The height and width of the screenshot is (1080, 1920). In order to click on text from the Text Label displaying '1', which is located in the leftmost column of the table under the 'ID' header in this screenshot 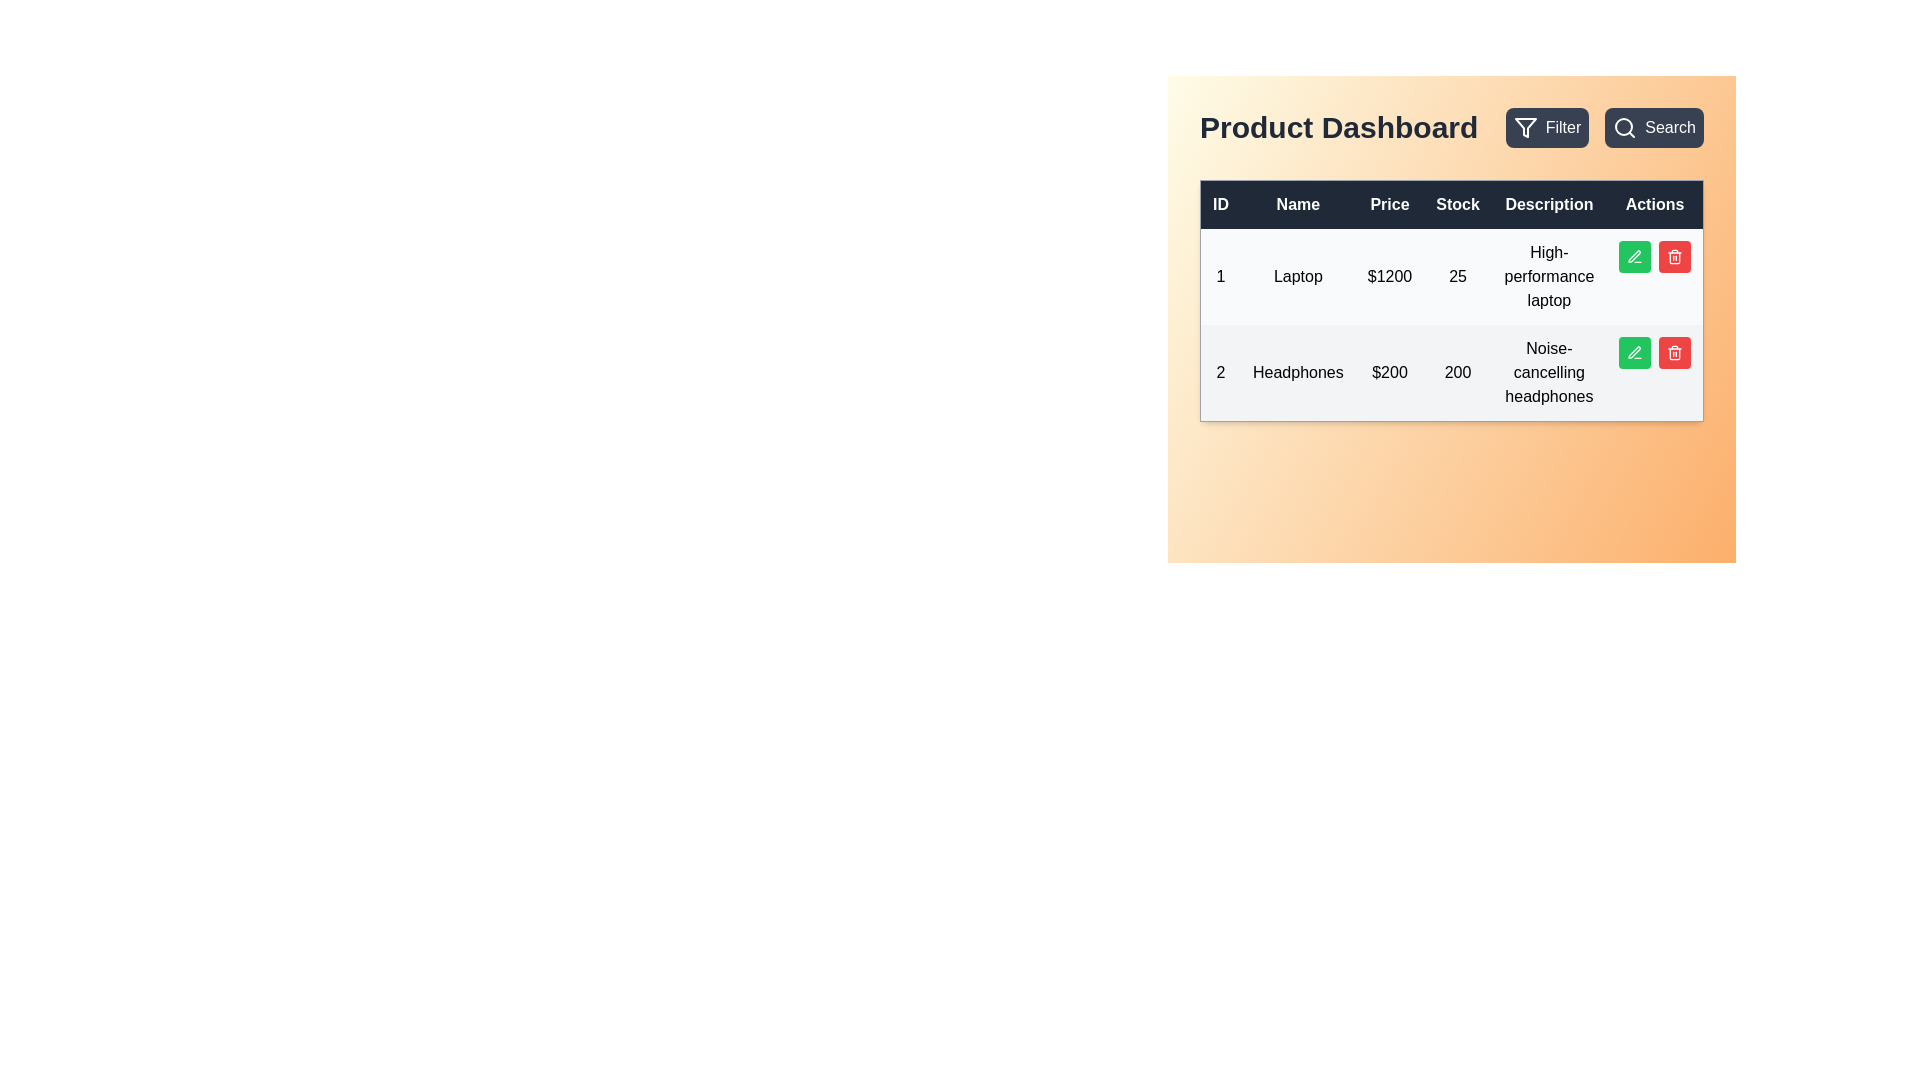, I will do `click(1219, 277)`.